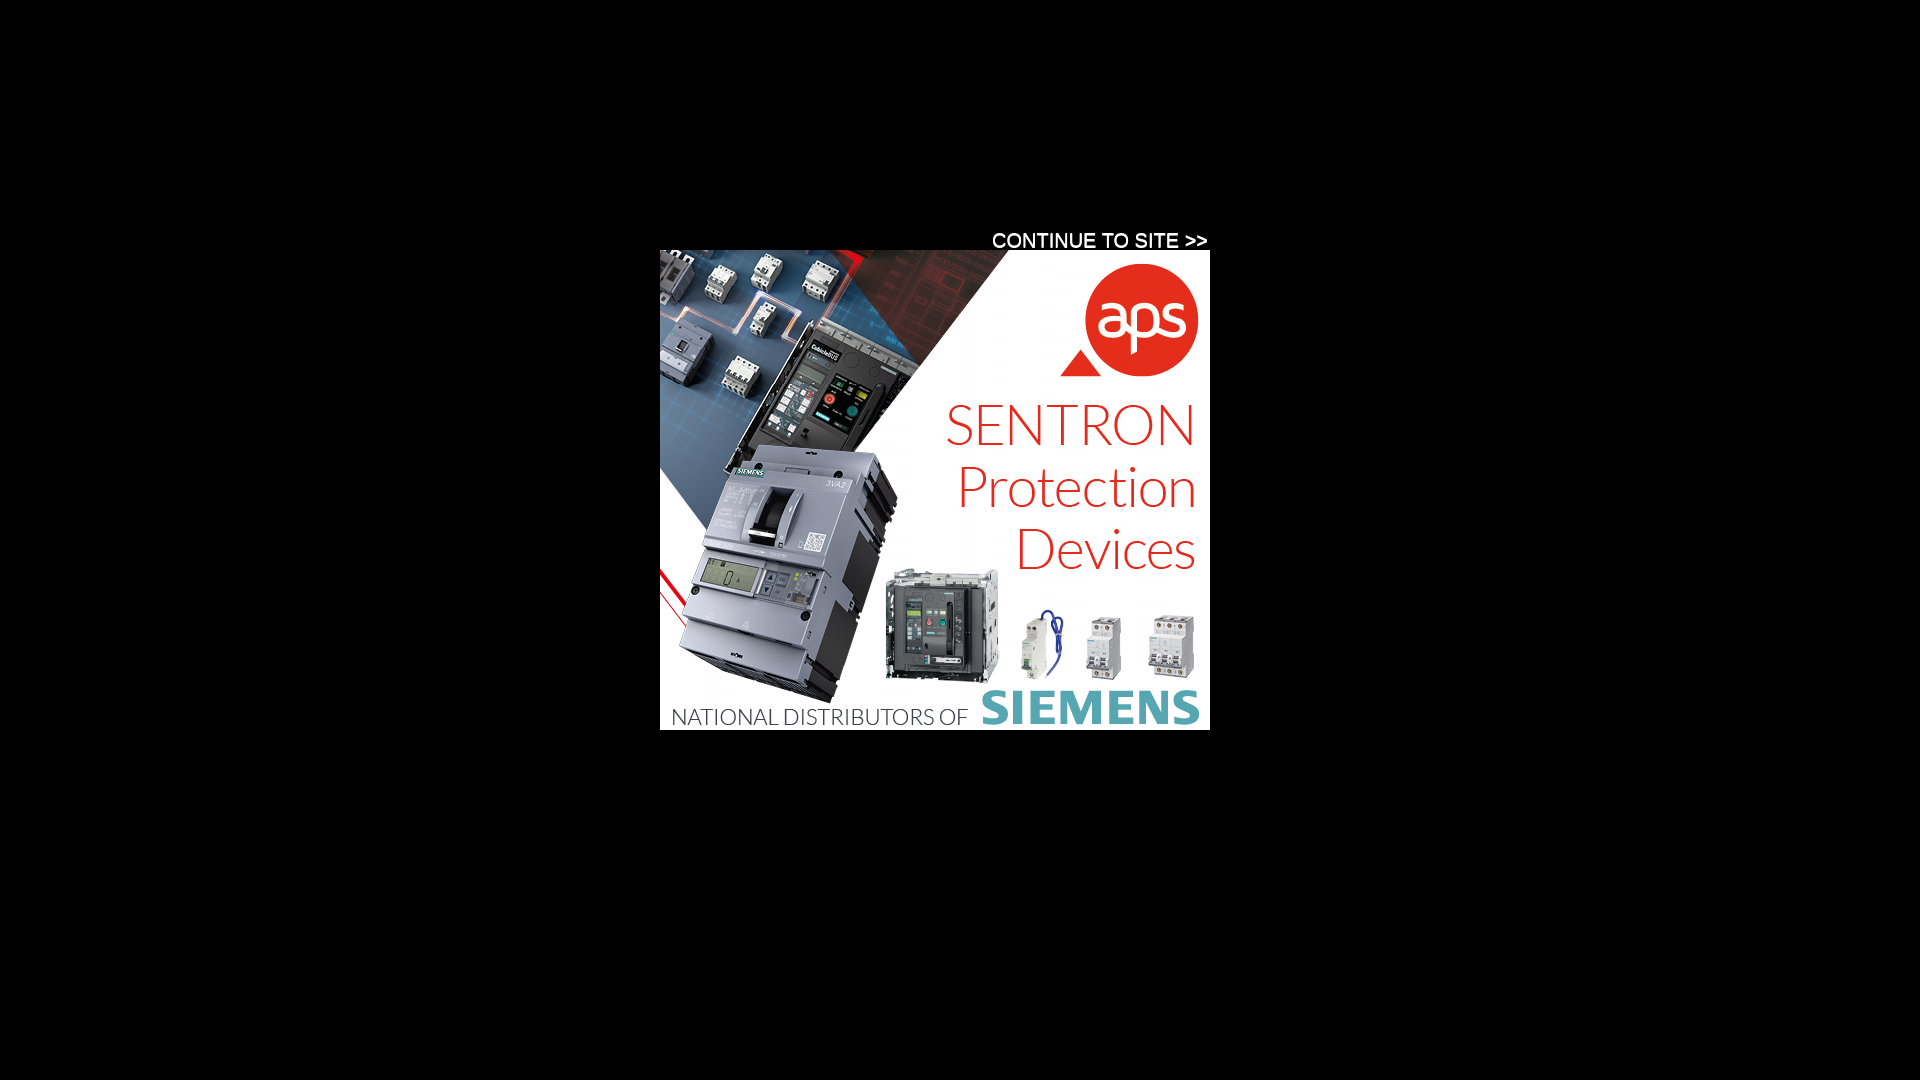 The image size is (1920, 1080). Describe the element at coordinates (389, 169) in the screenshot. I see `'Automation'` at that location.